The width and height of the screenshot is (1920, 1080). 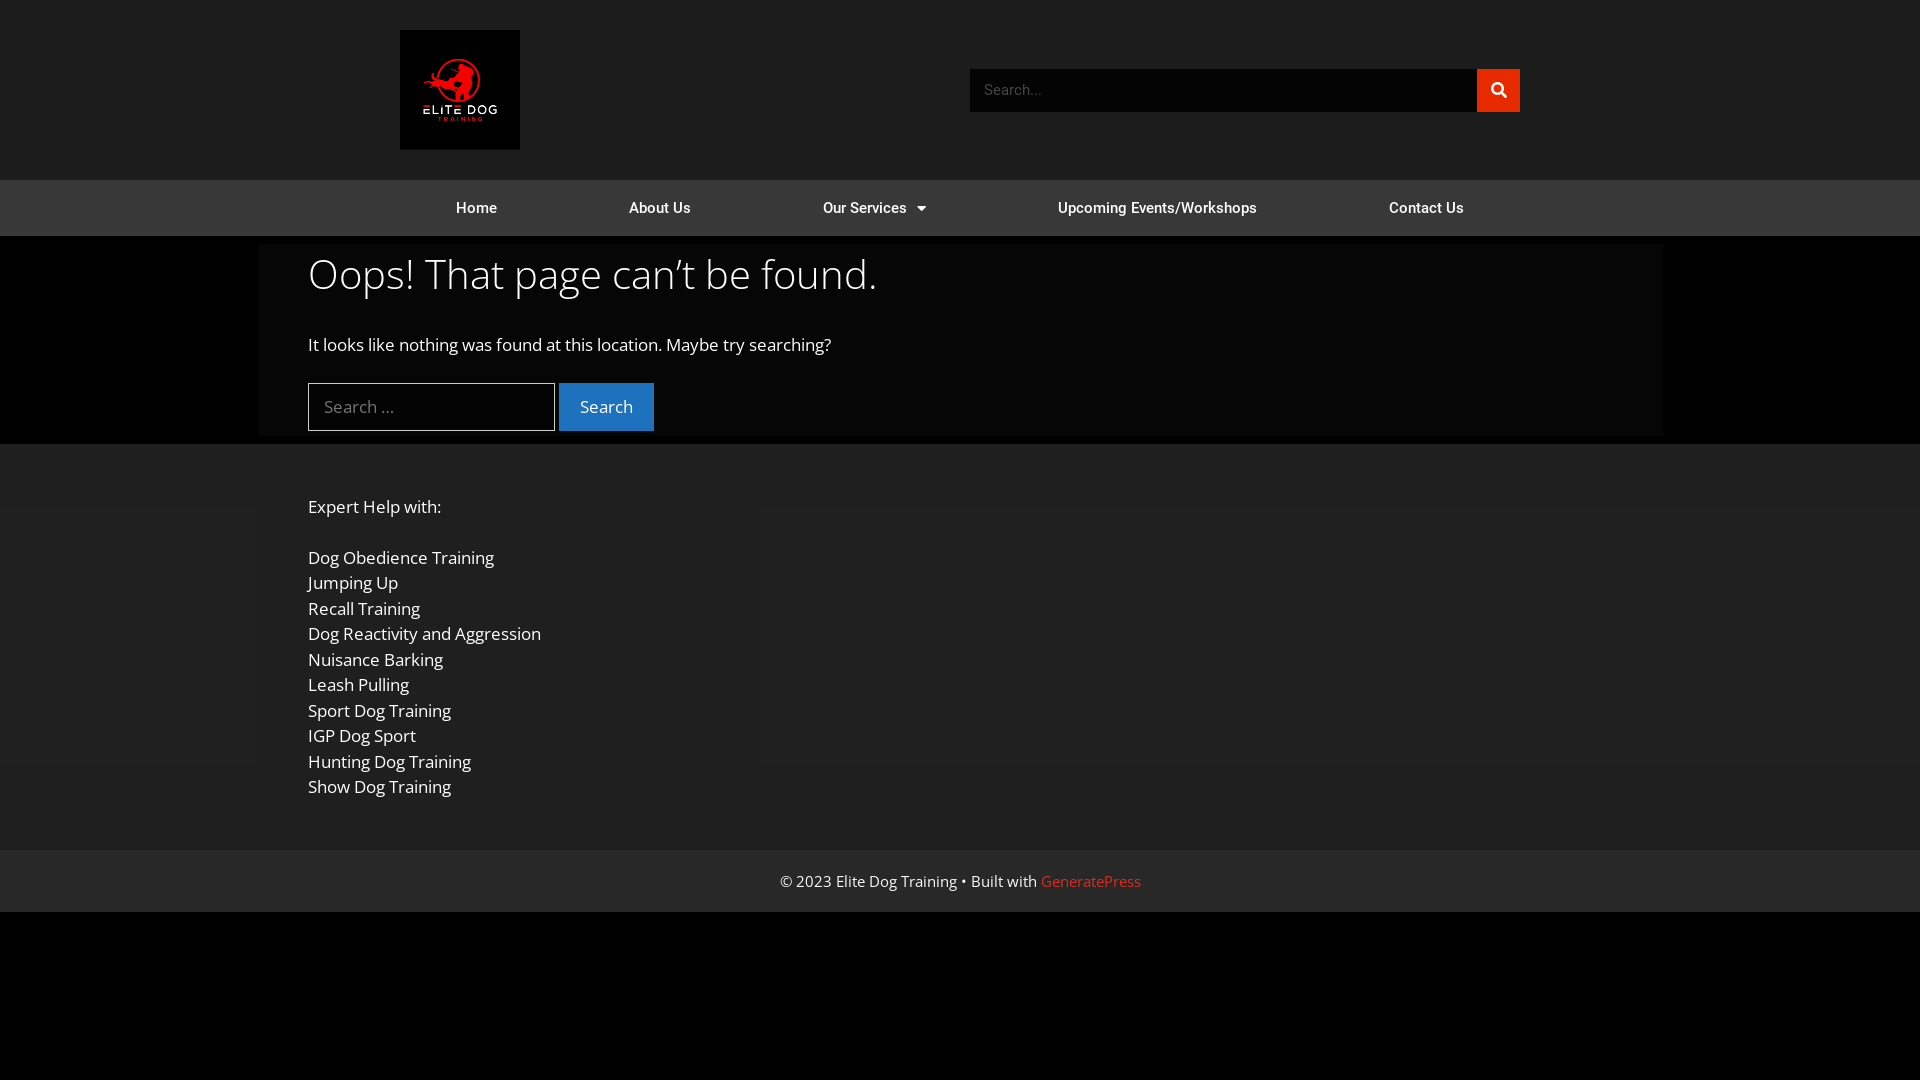 What do you see at coordinates (874, 208) in the screenshot?
I see `'Our Services'` at bounding box center [874, 208].